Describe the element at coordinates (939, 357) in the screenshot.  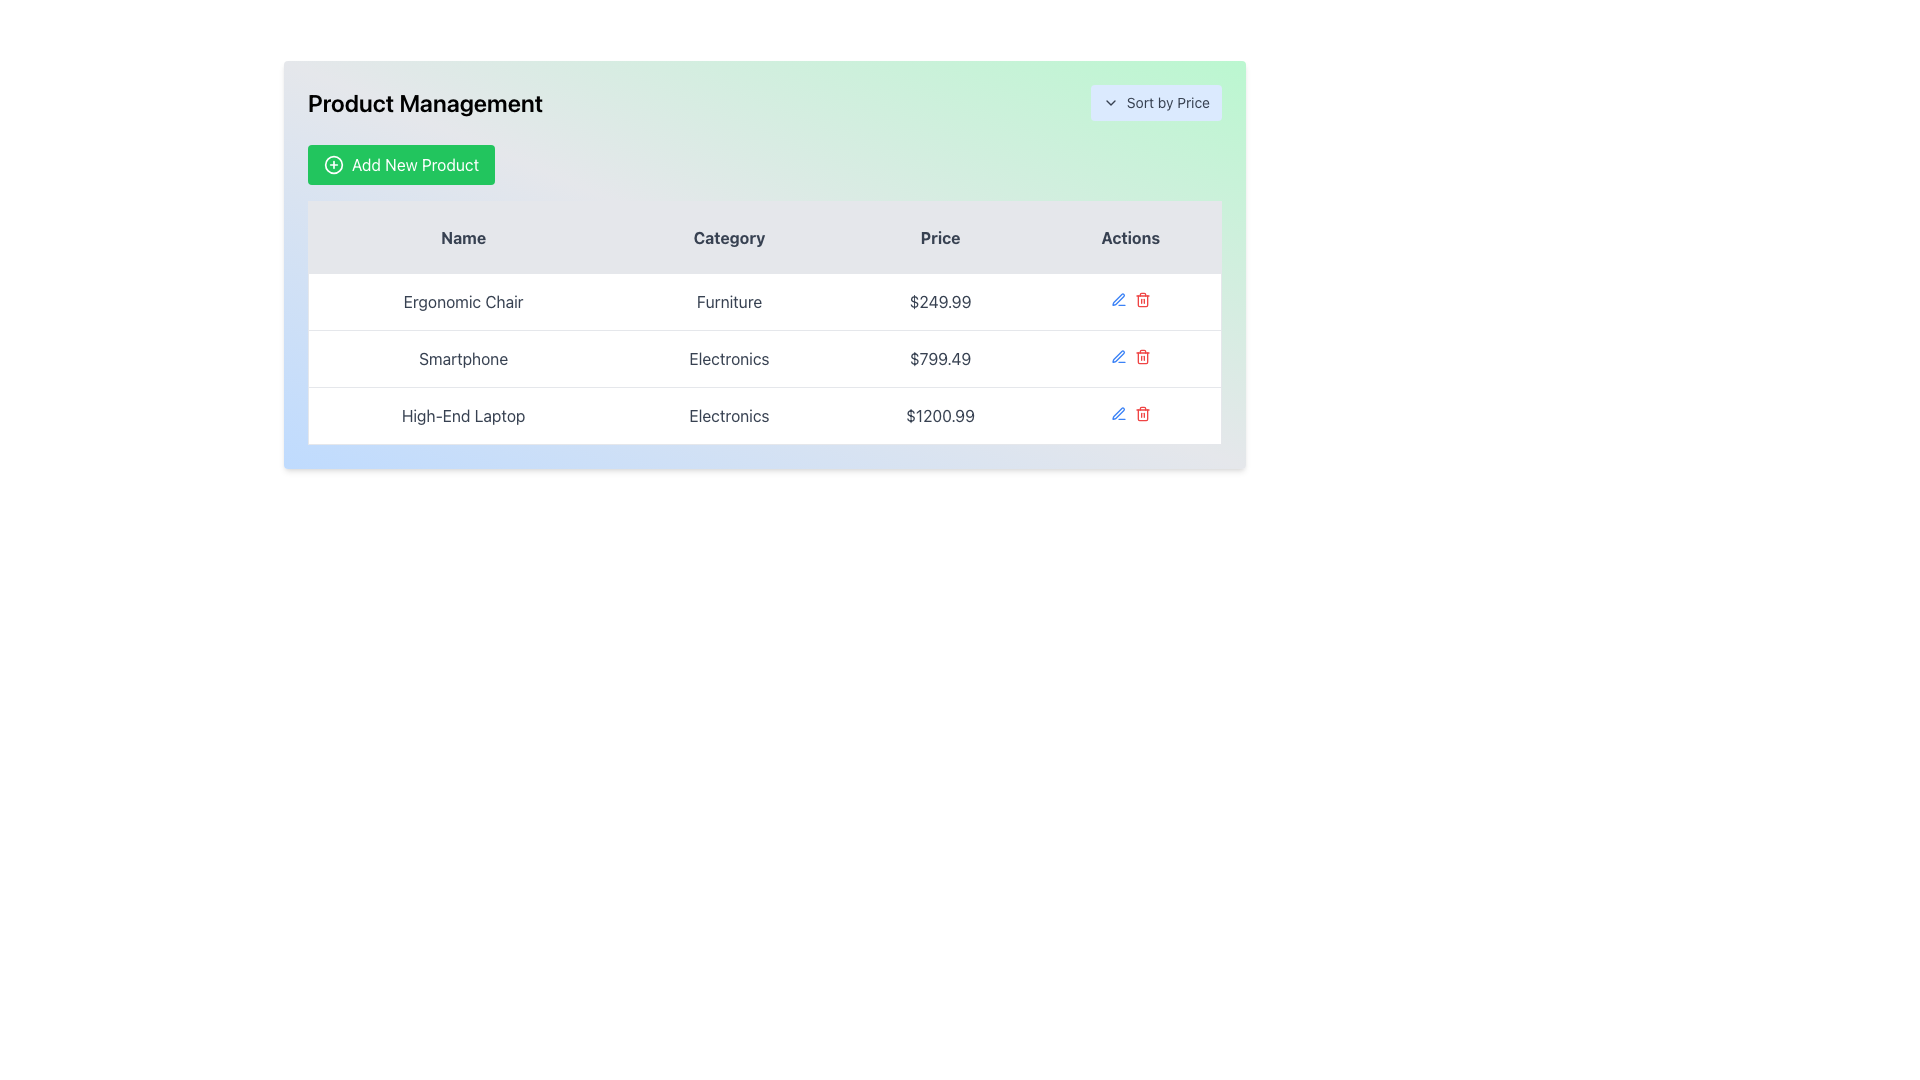
I see `the price display for the 'Smartphone' product located in the third cell of the table` at that location.